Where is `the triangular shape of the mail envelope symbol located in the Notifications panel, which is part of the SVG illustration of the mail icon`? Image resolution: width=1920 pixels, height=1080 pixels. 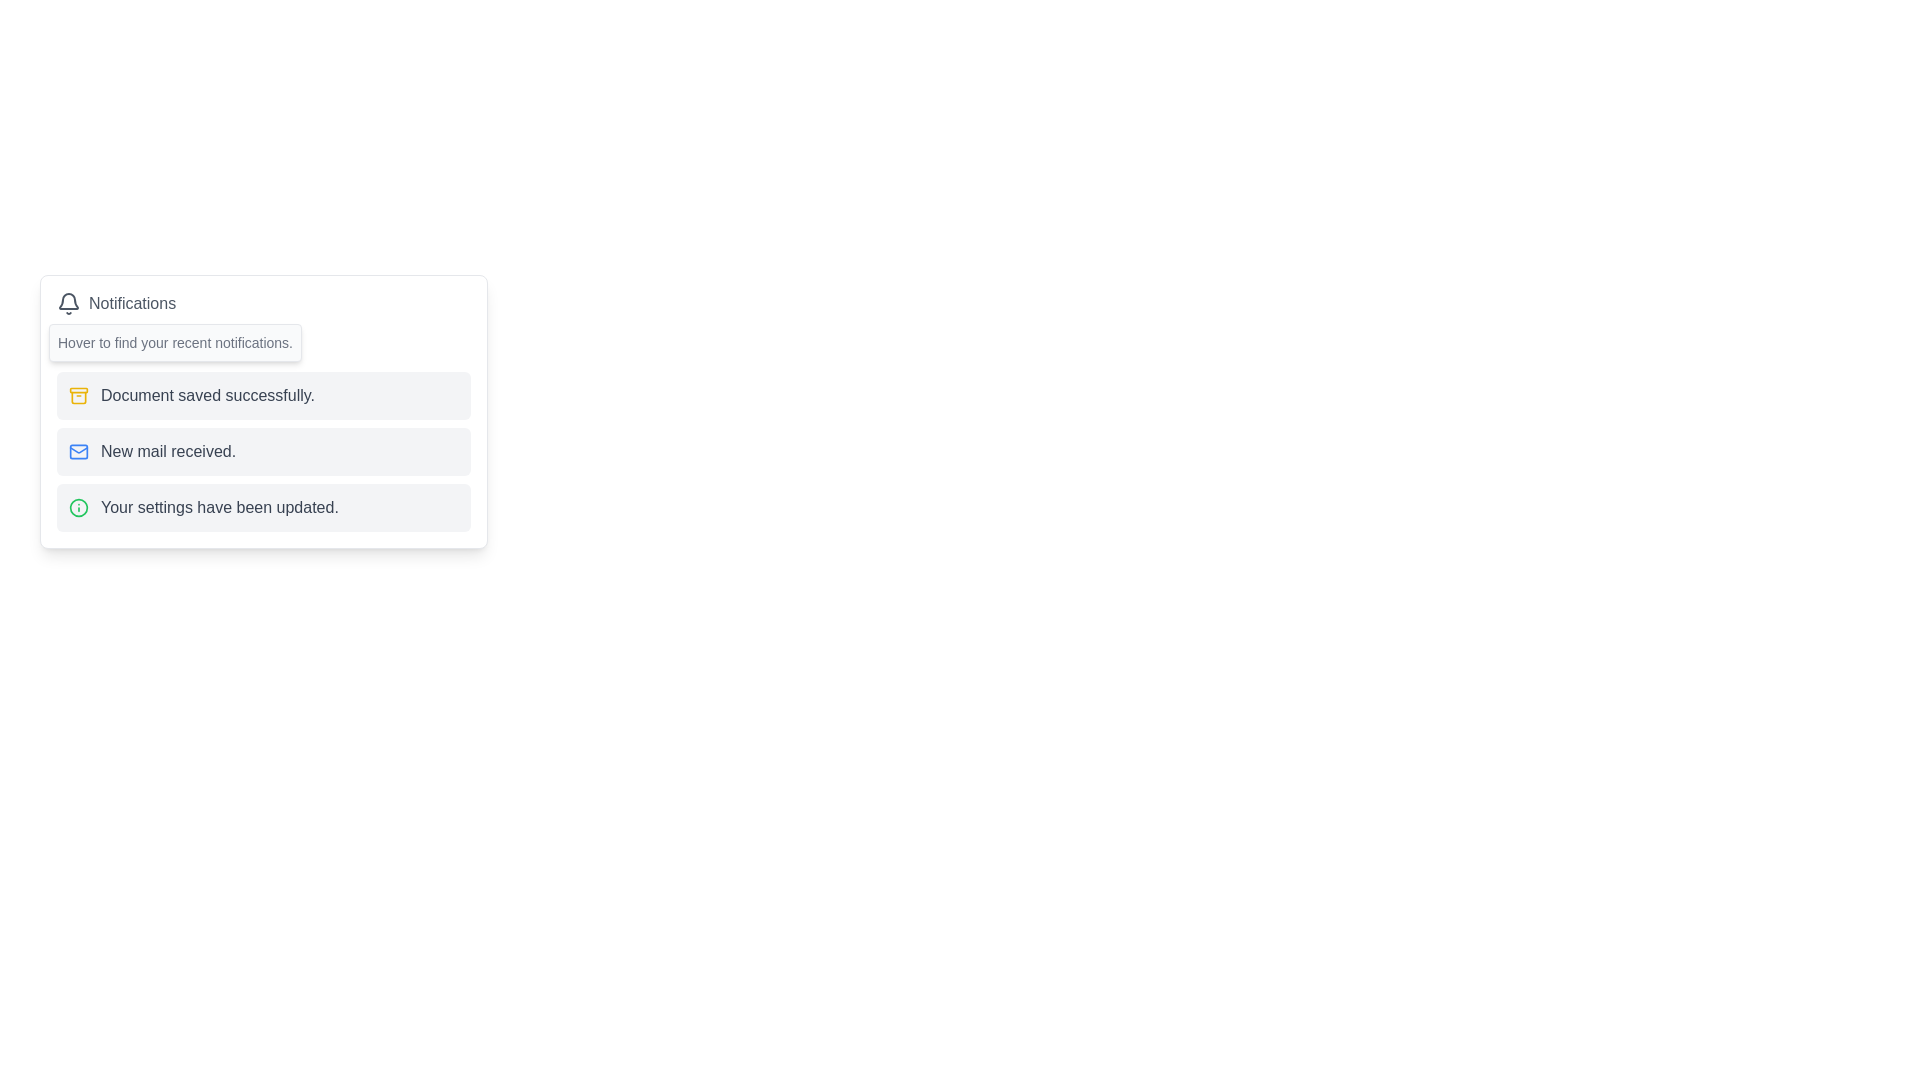 the triangular shape of the mail envelope symbol located in the Notifications panel, which is part of the SVG illustration of the mail icon is located at coordinates (78, 450).